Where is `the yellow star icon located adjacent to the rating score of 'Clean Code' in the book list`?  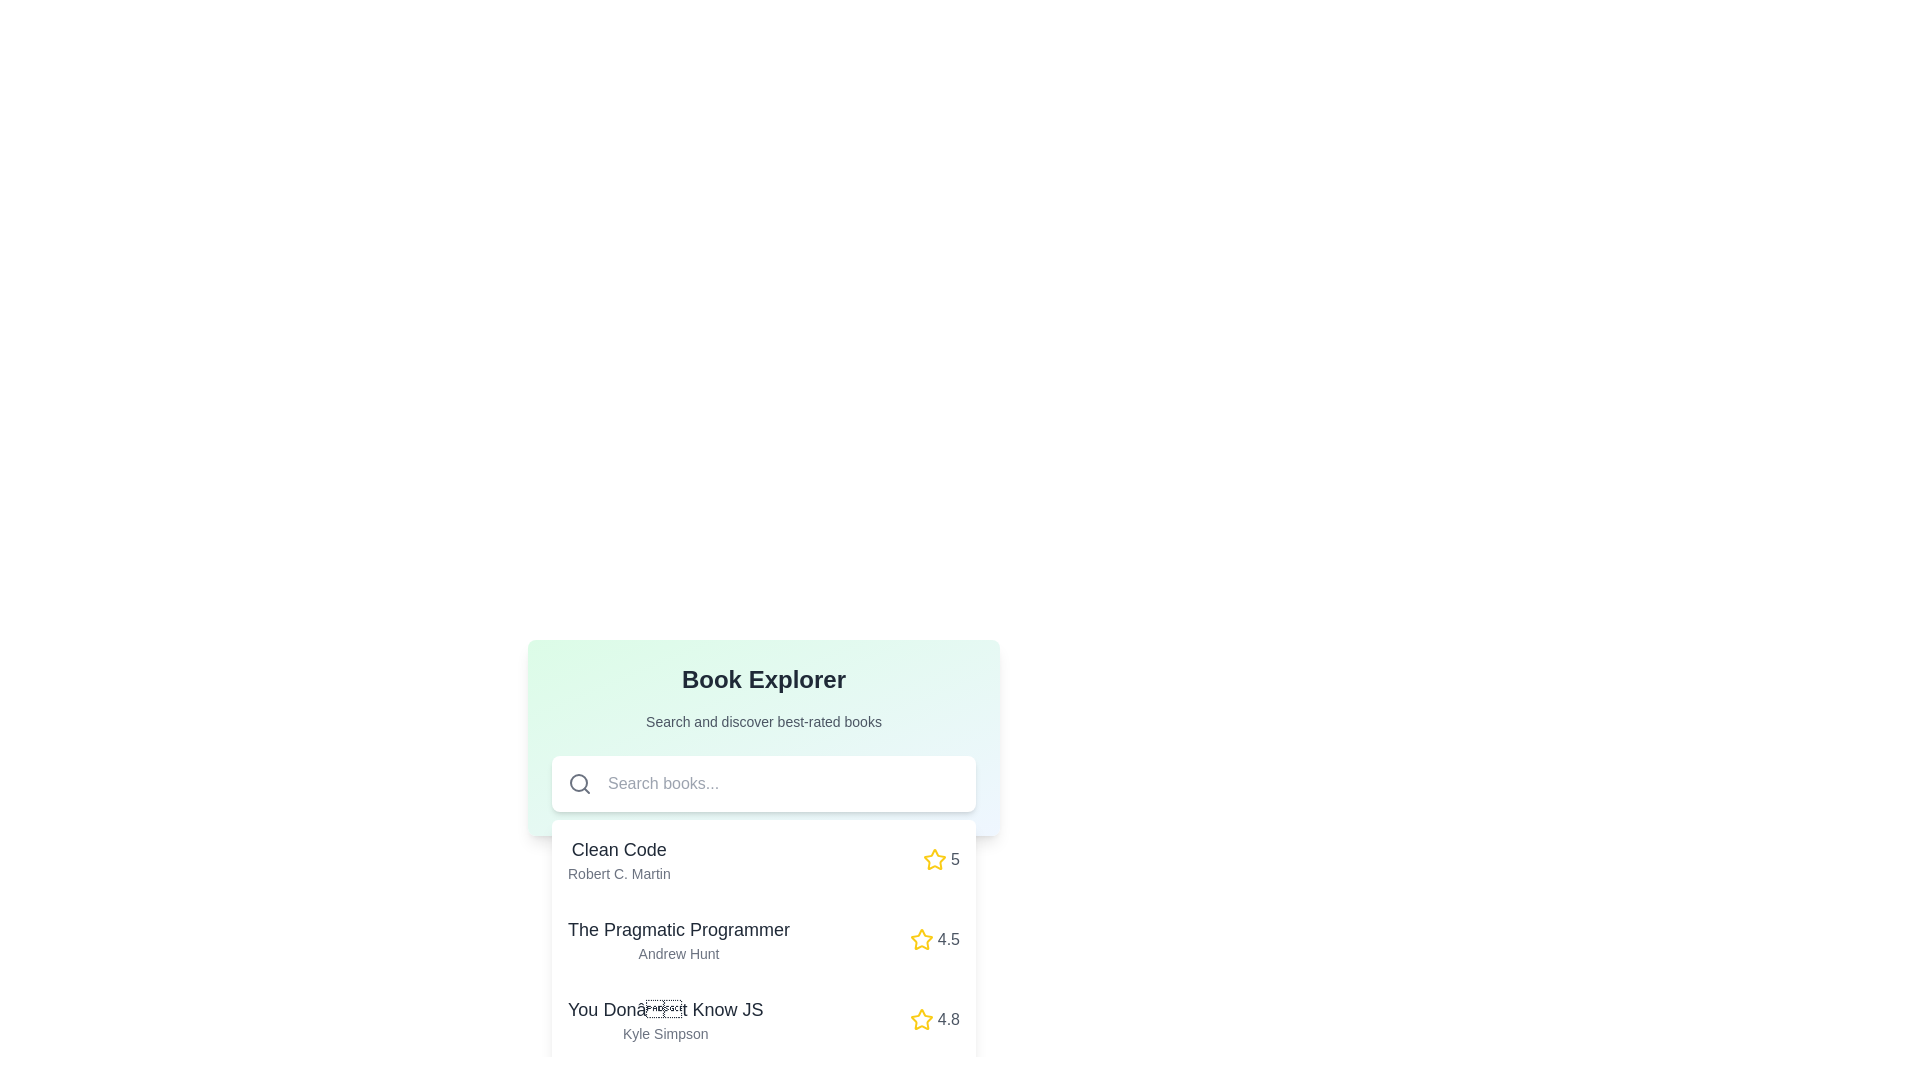
the yellow star icon located adjacent to the rating score of 'Clean Code' in the book list is located at coordinates (934, 858).